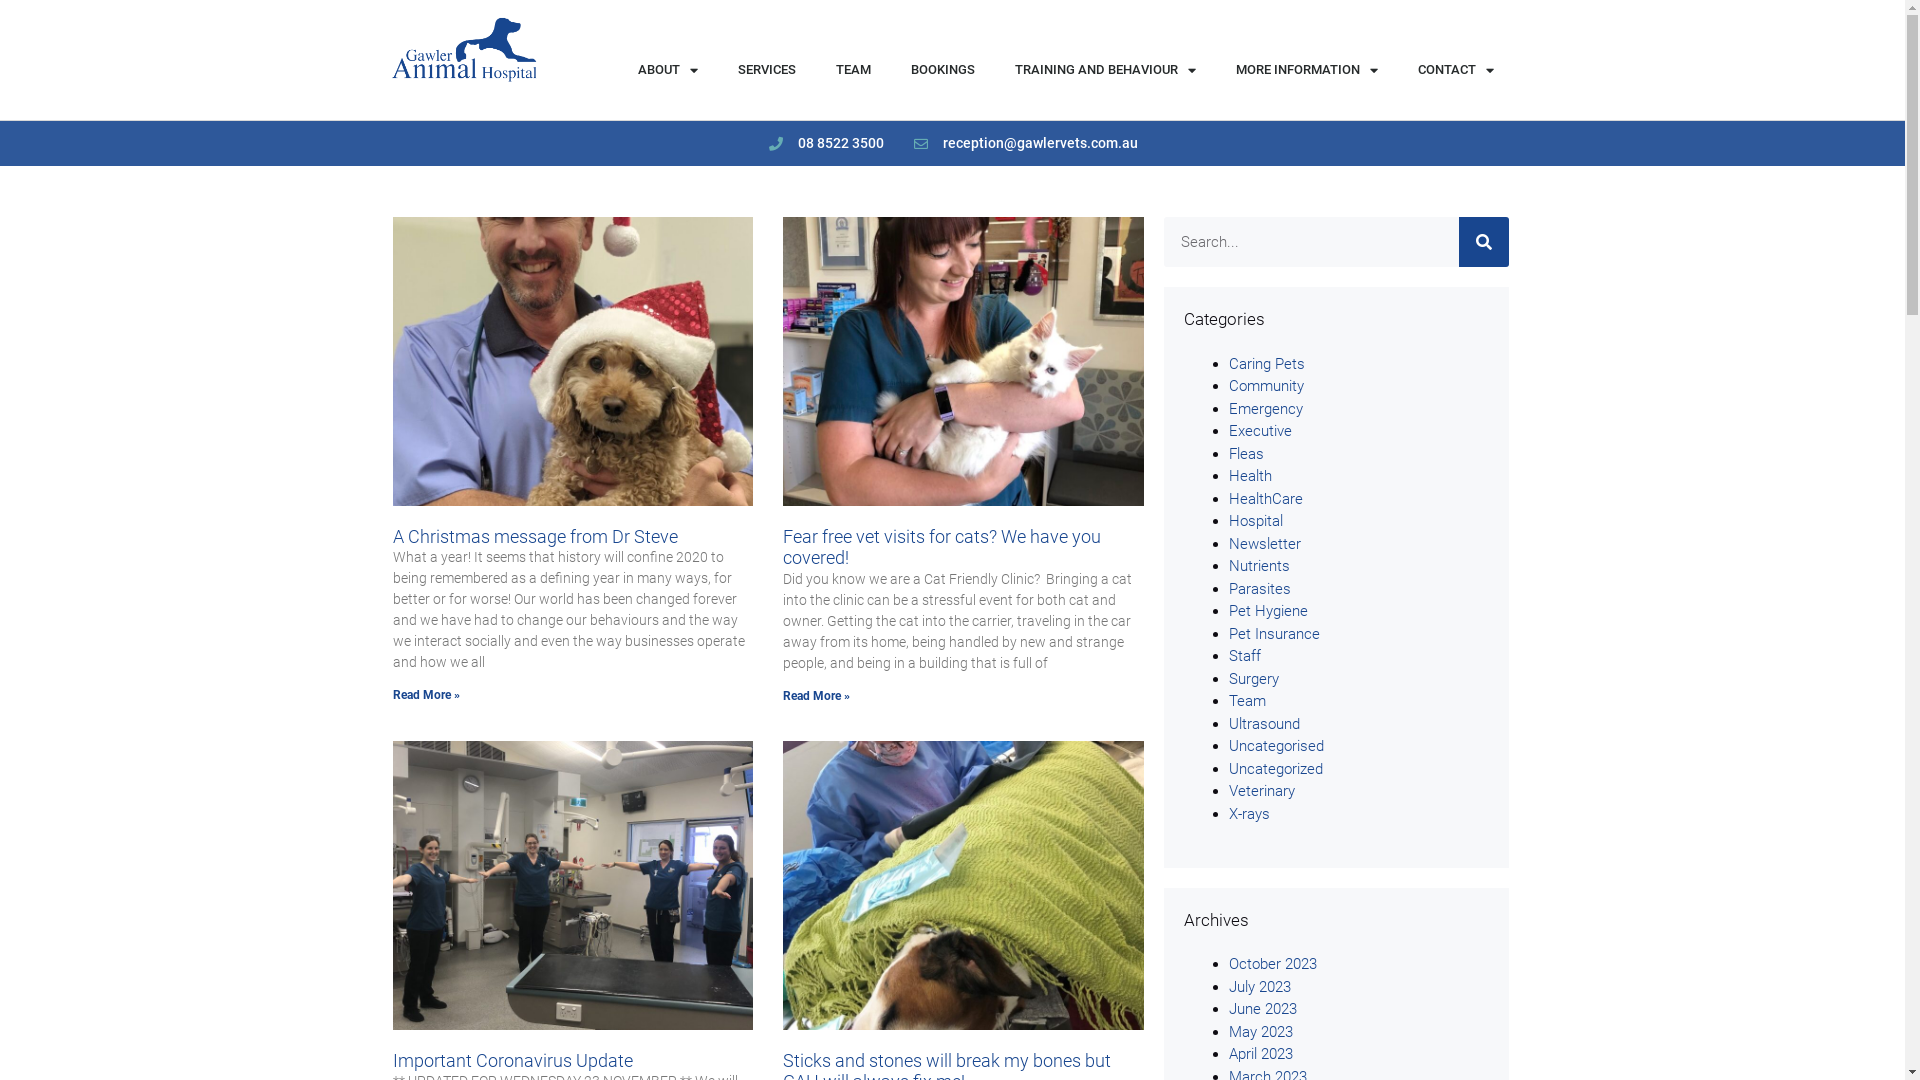  I want to click on 'October 2023', so click(1271, 963).